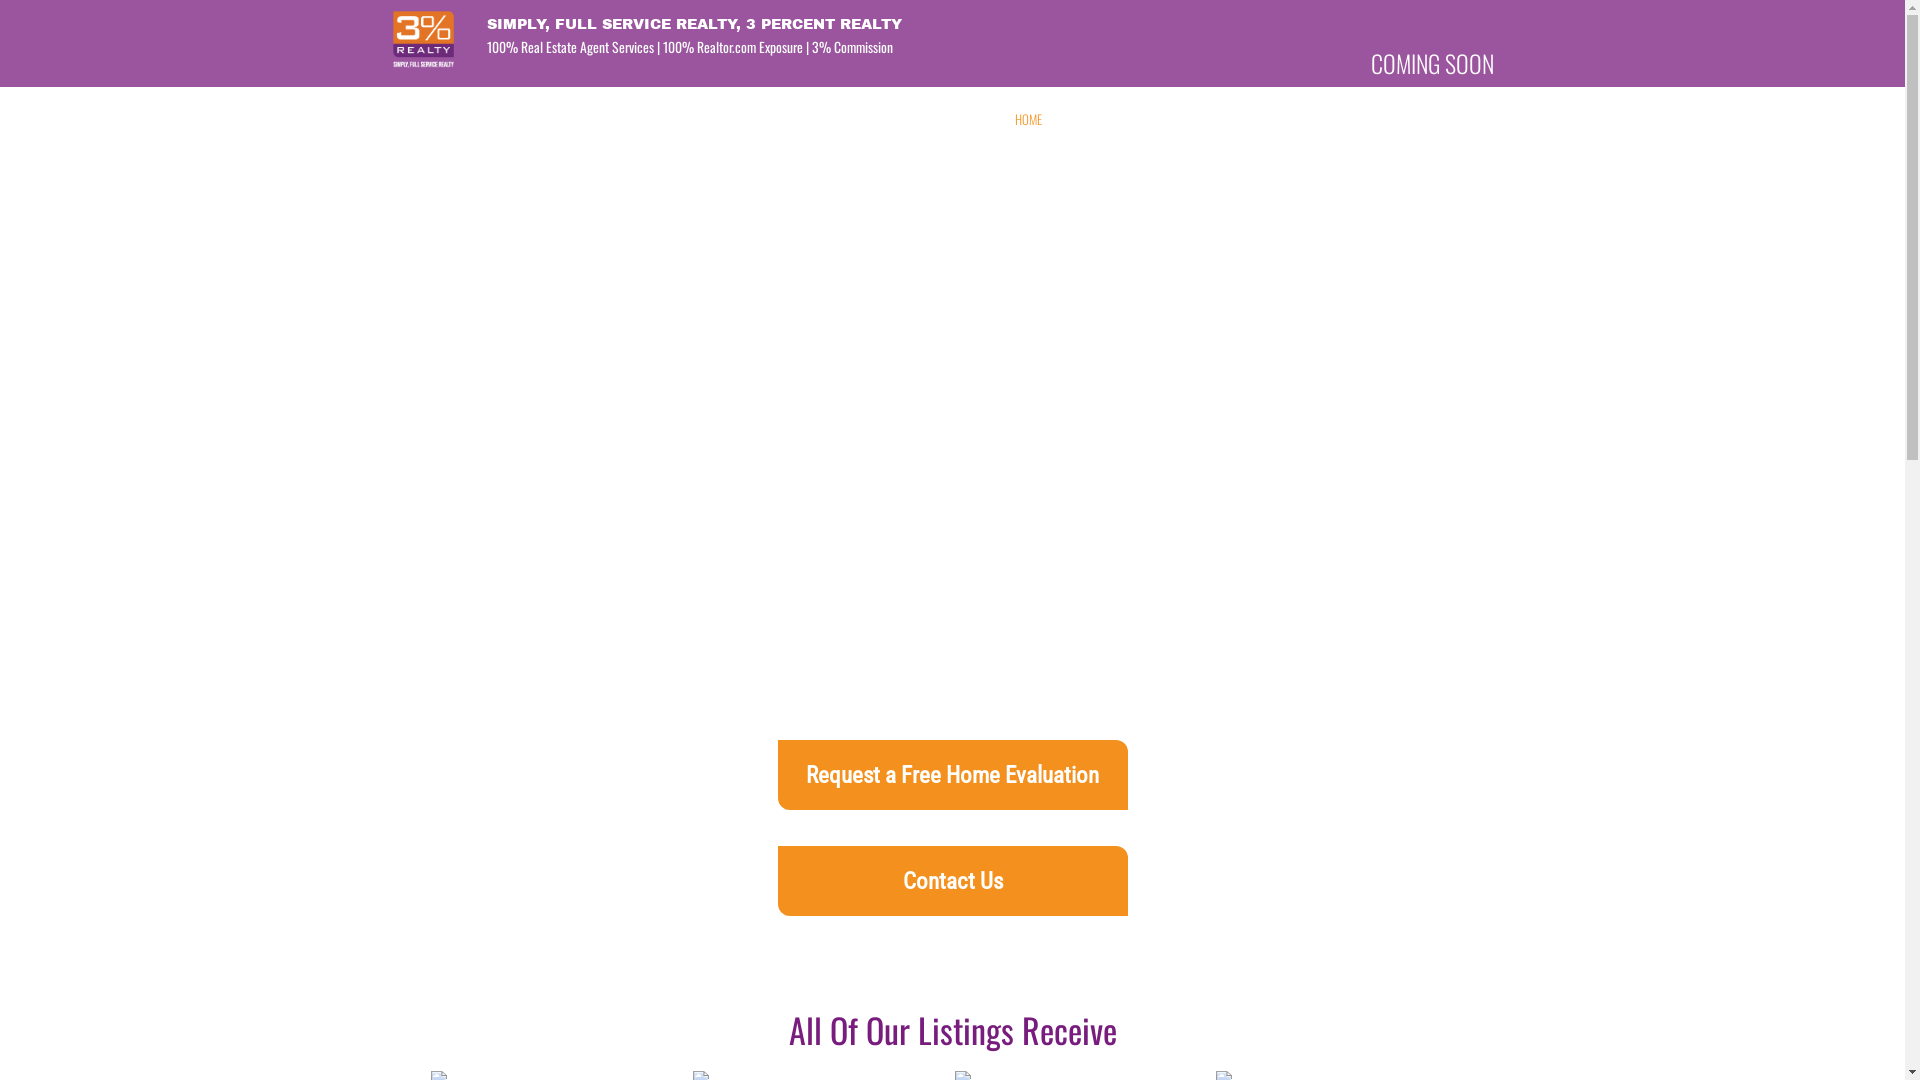 The image size is (1920, 1080). I want to click on 'SELLING GUIDE', so click(1435, 119).